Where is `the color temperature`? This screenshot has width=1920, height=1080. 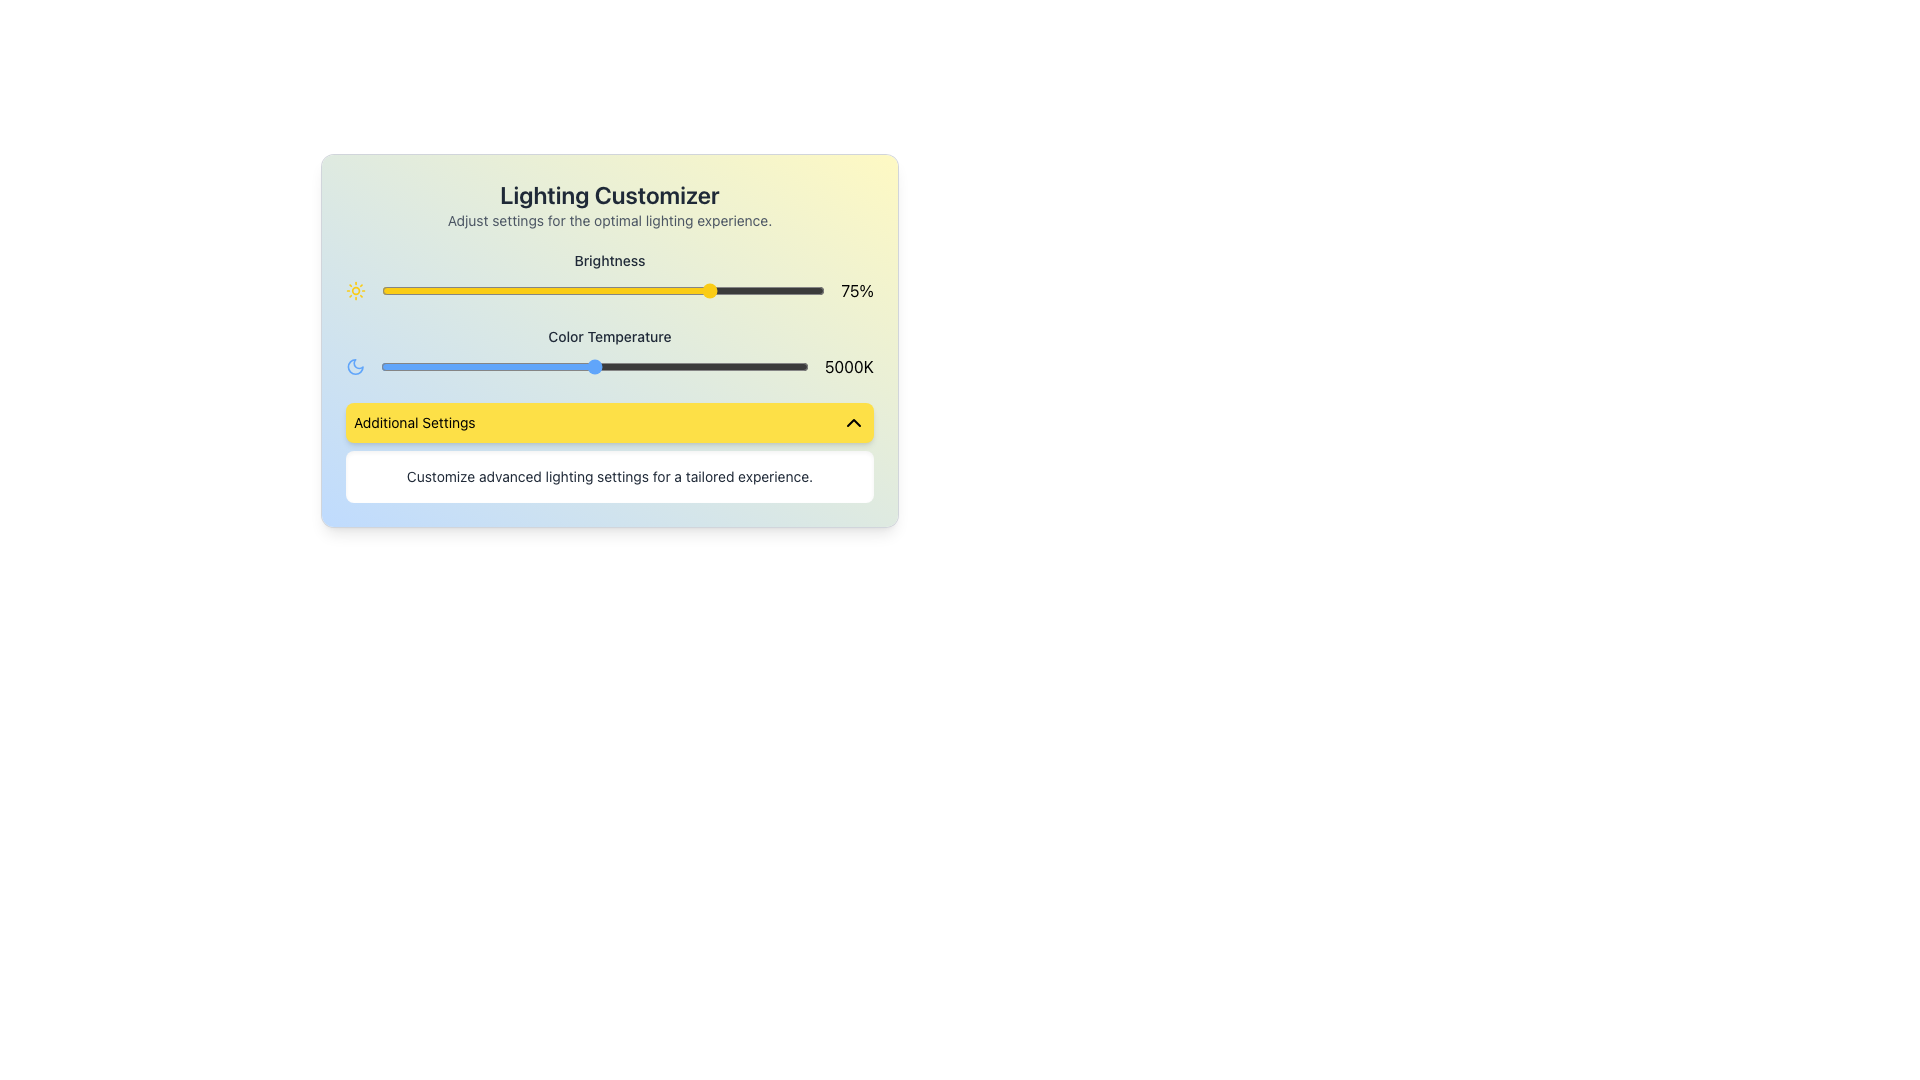 the color temperature is located at coordinates (728, 366).